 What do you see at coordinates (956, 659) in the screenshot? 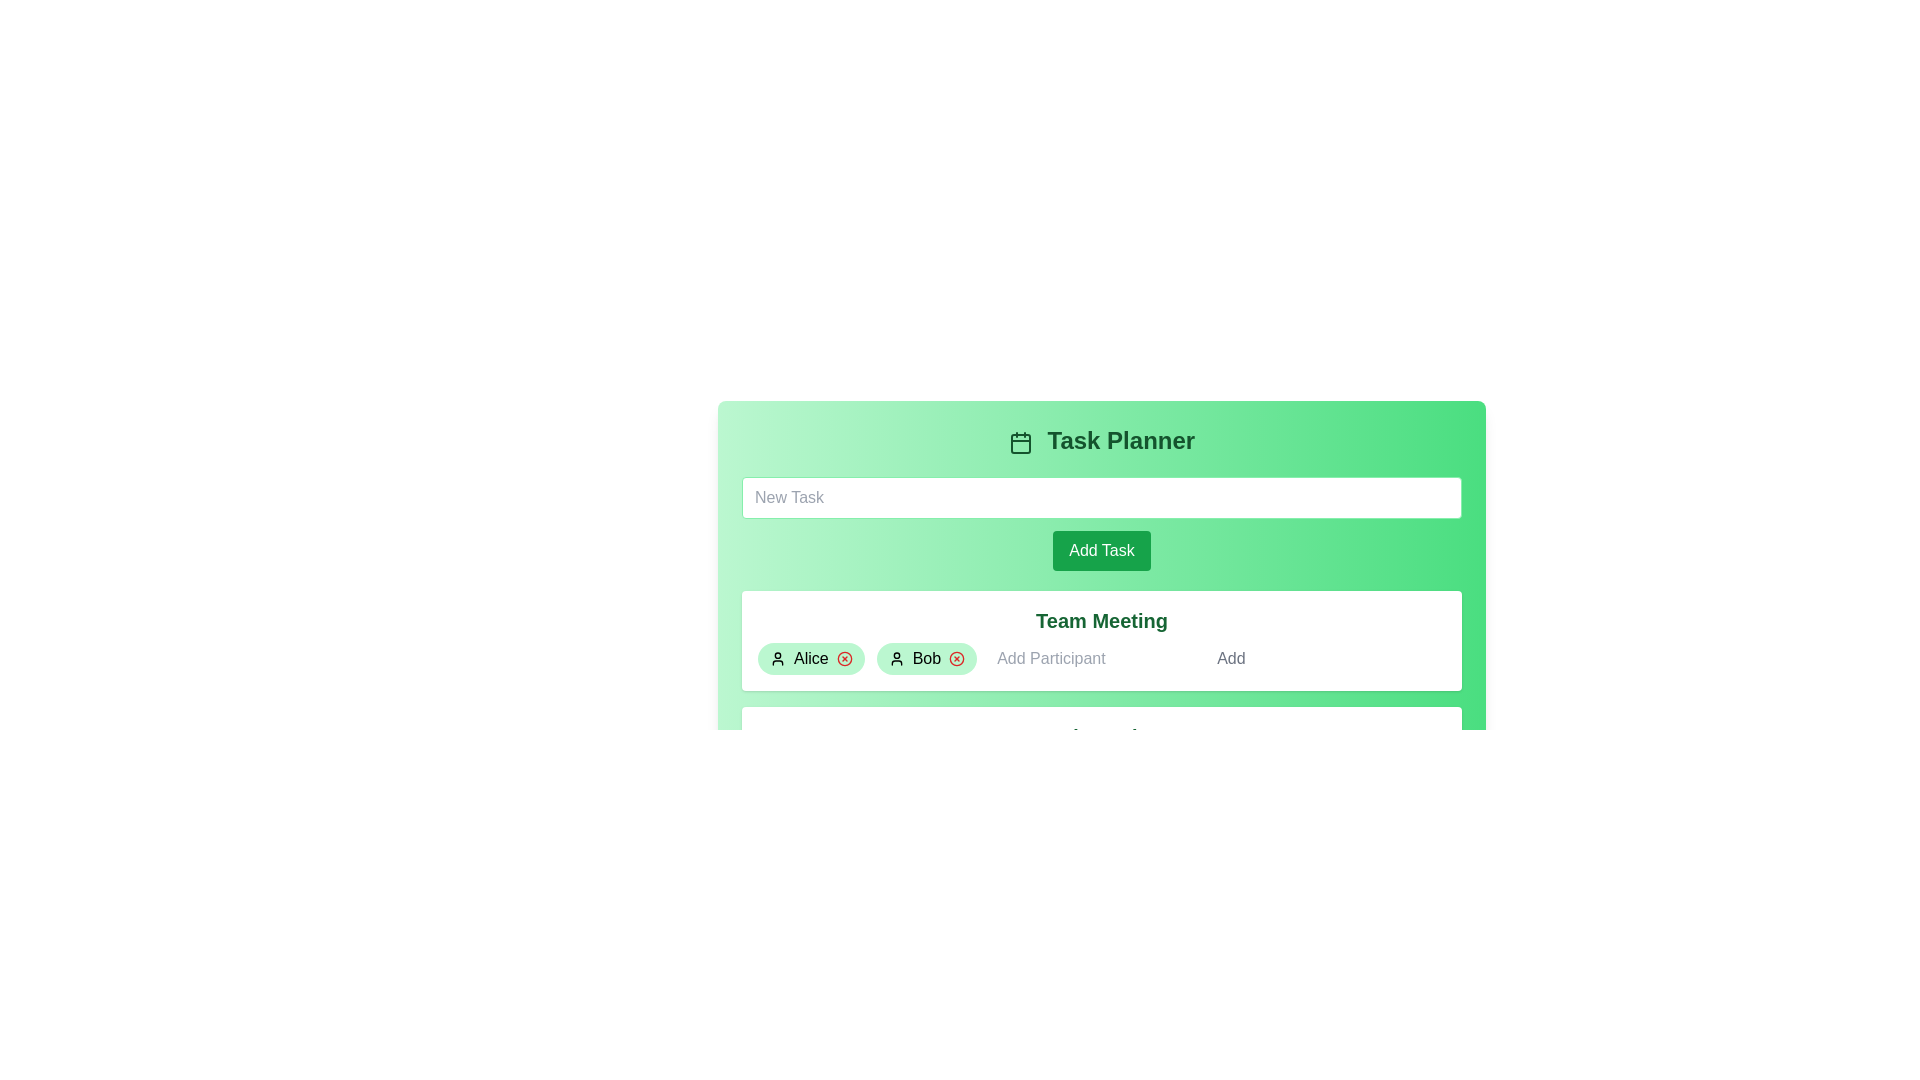
I see `the delete icon associated with participant 'Bob'` at bounding box center [956, 659].